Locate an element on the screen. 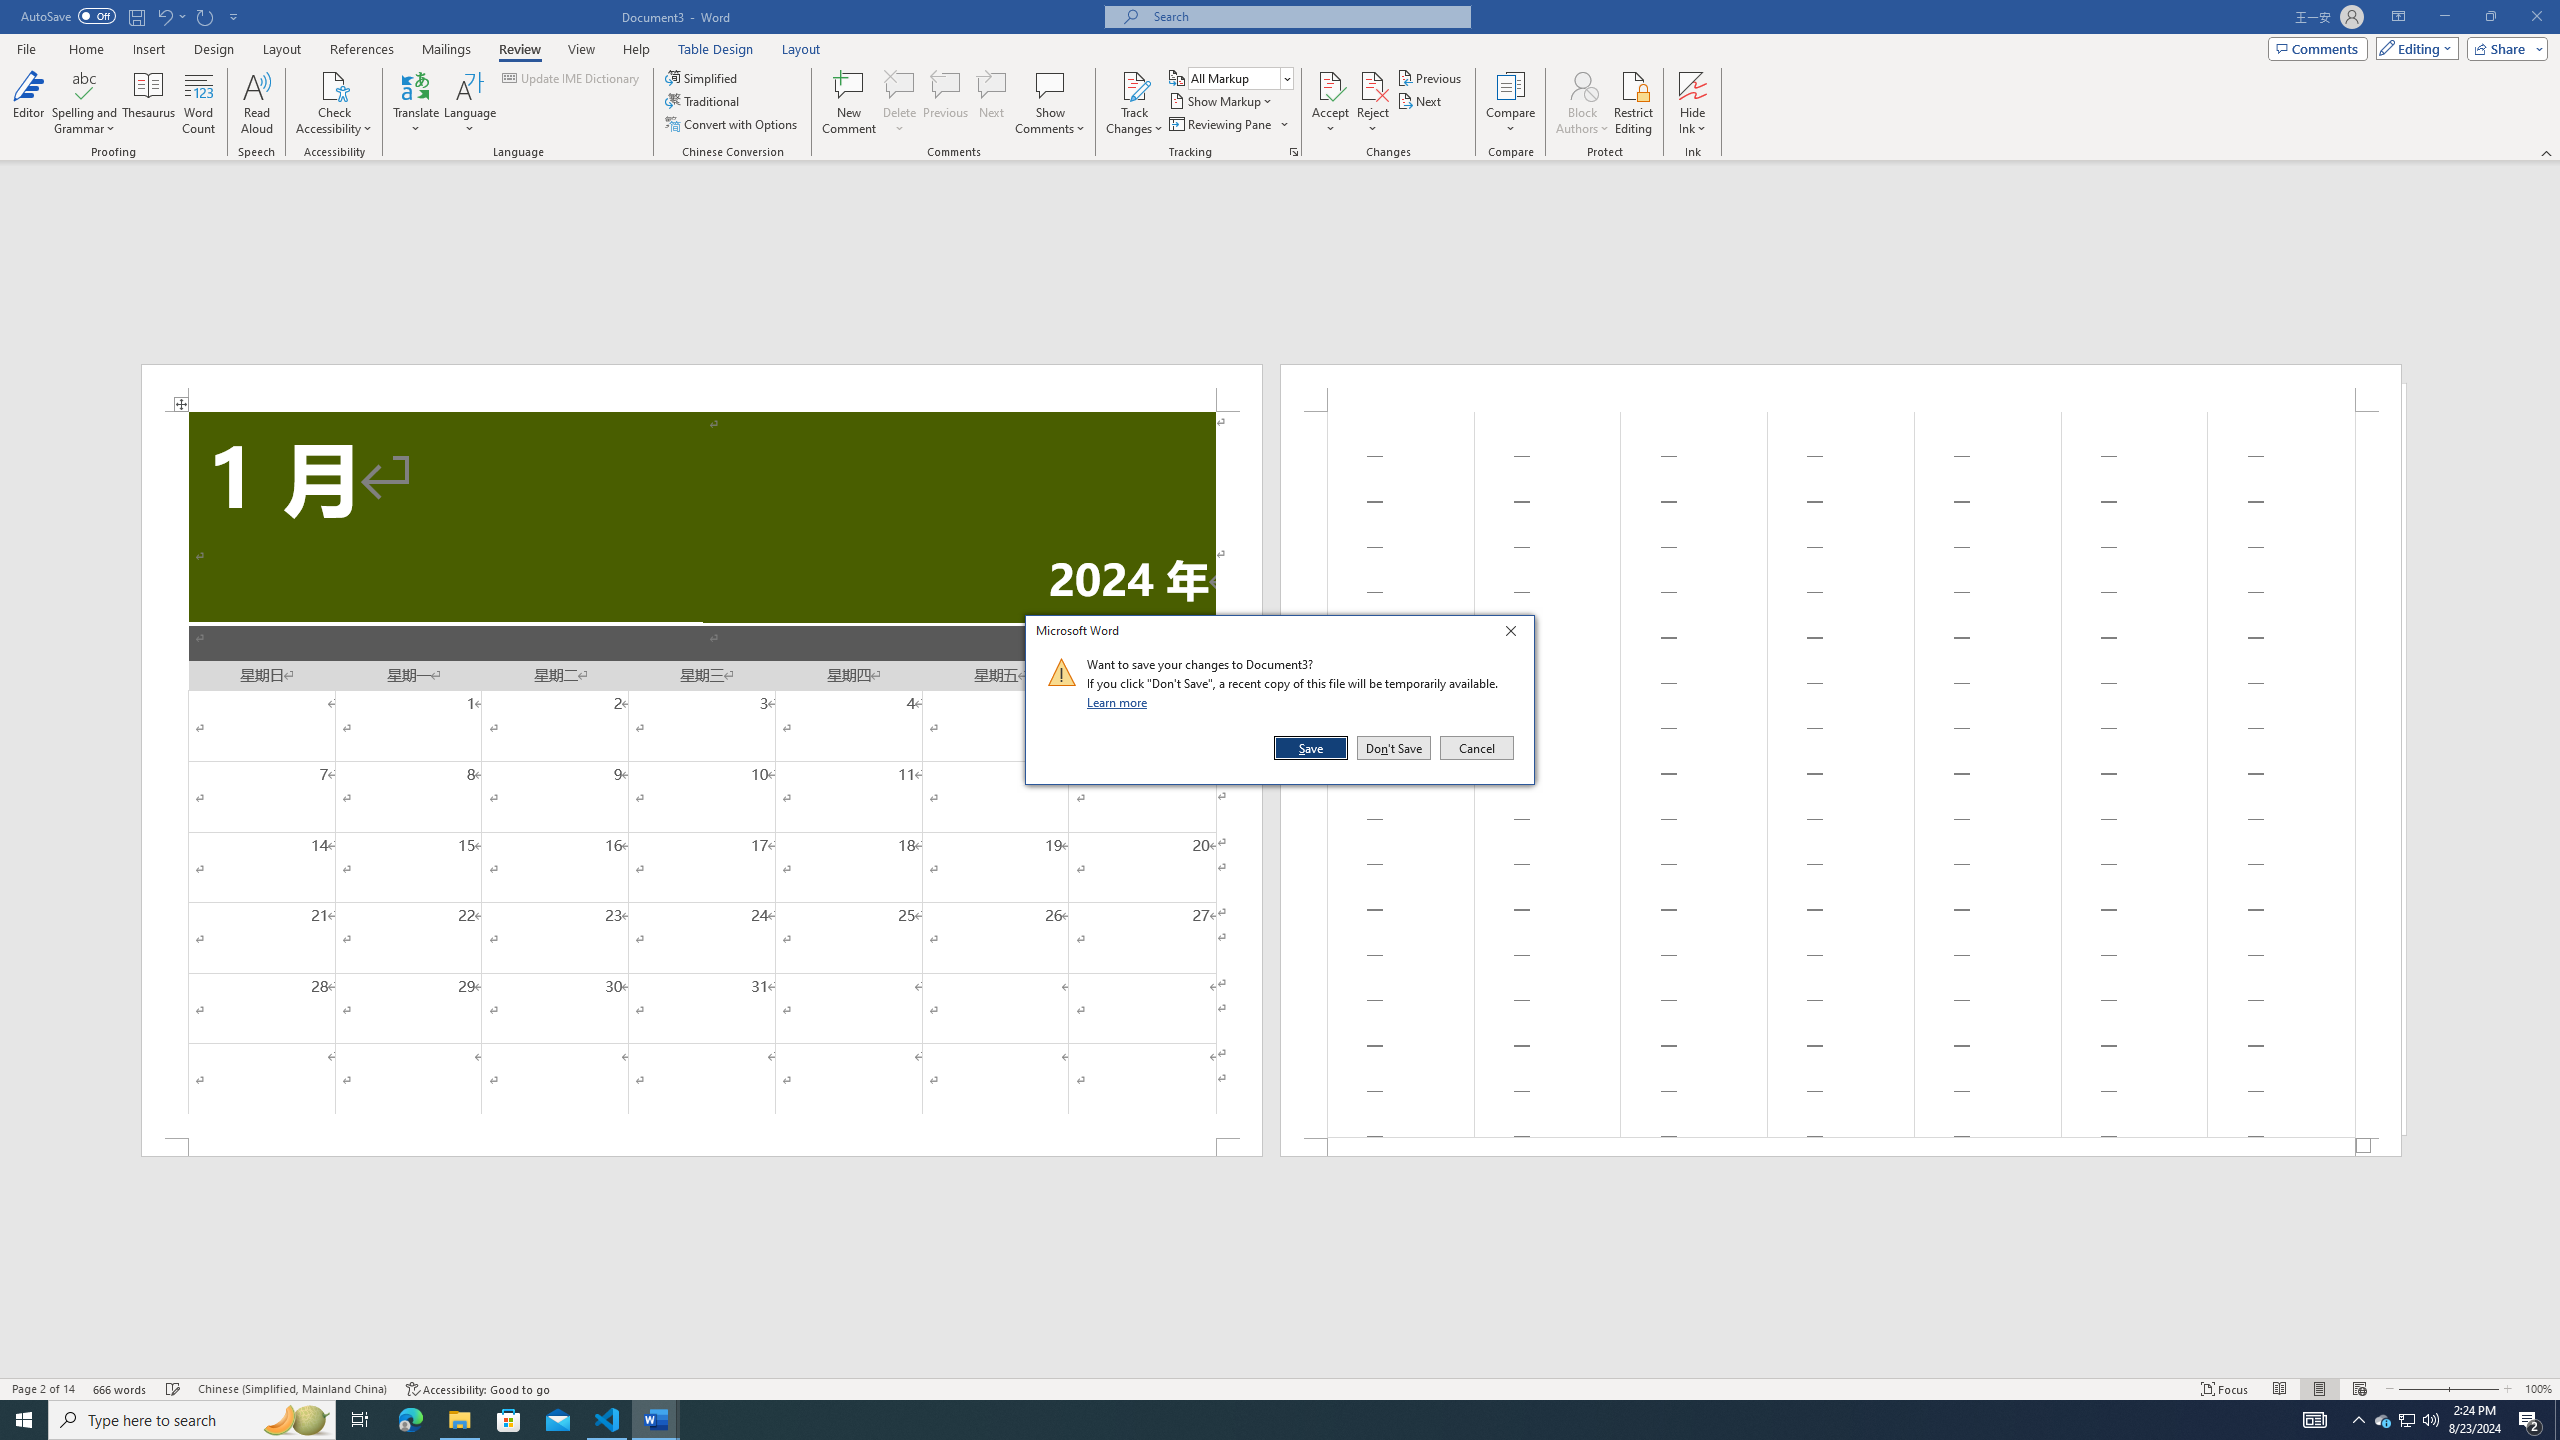  'Change Tracking Options...' is located at coordinates (1293, 150).